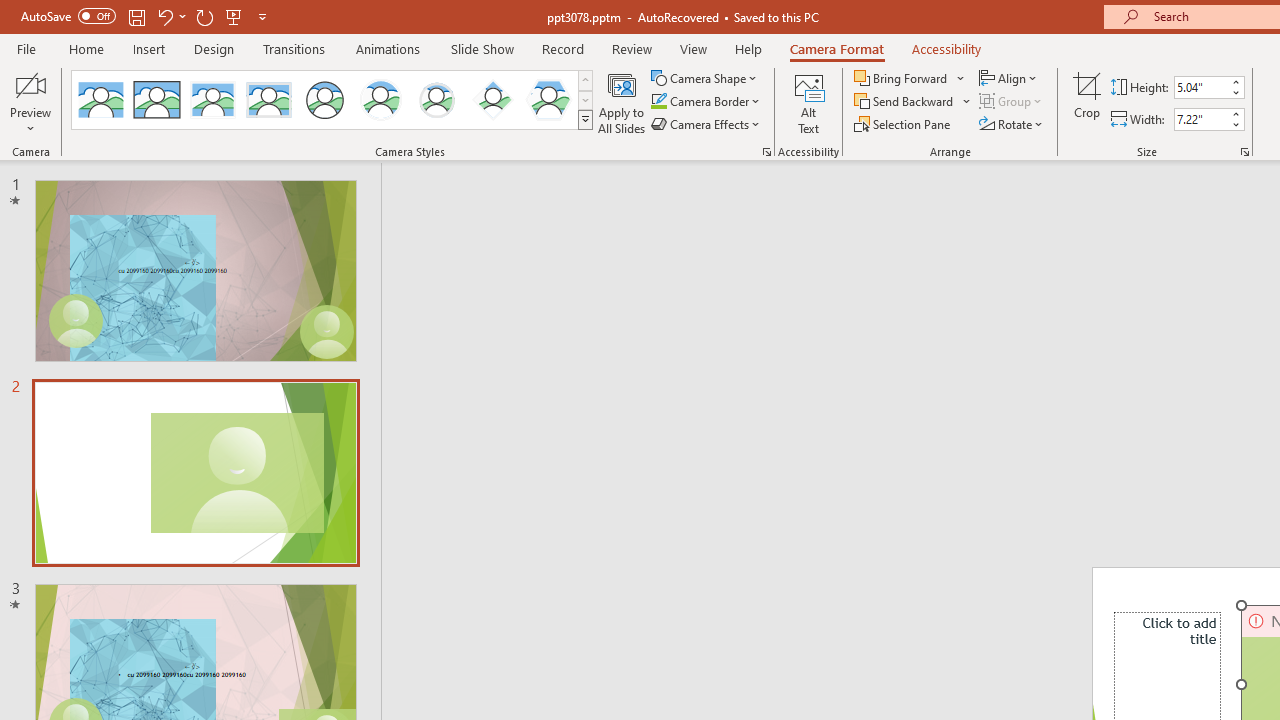 The width and height of the screenshot is (1280, 720). I want to click on 'Camera Border', so click(706, 101).